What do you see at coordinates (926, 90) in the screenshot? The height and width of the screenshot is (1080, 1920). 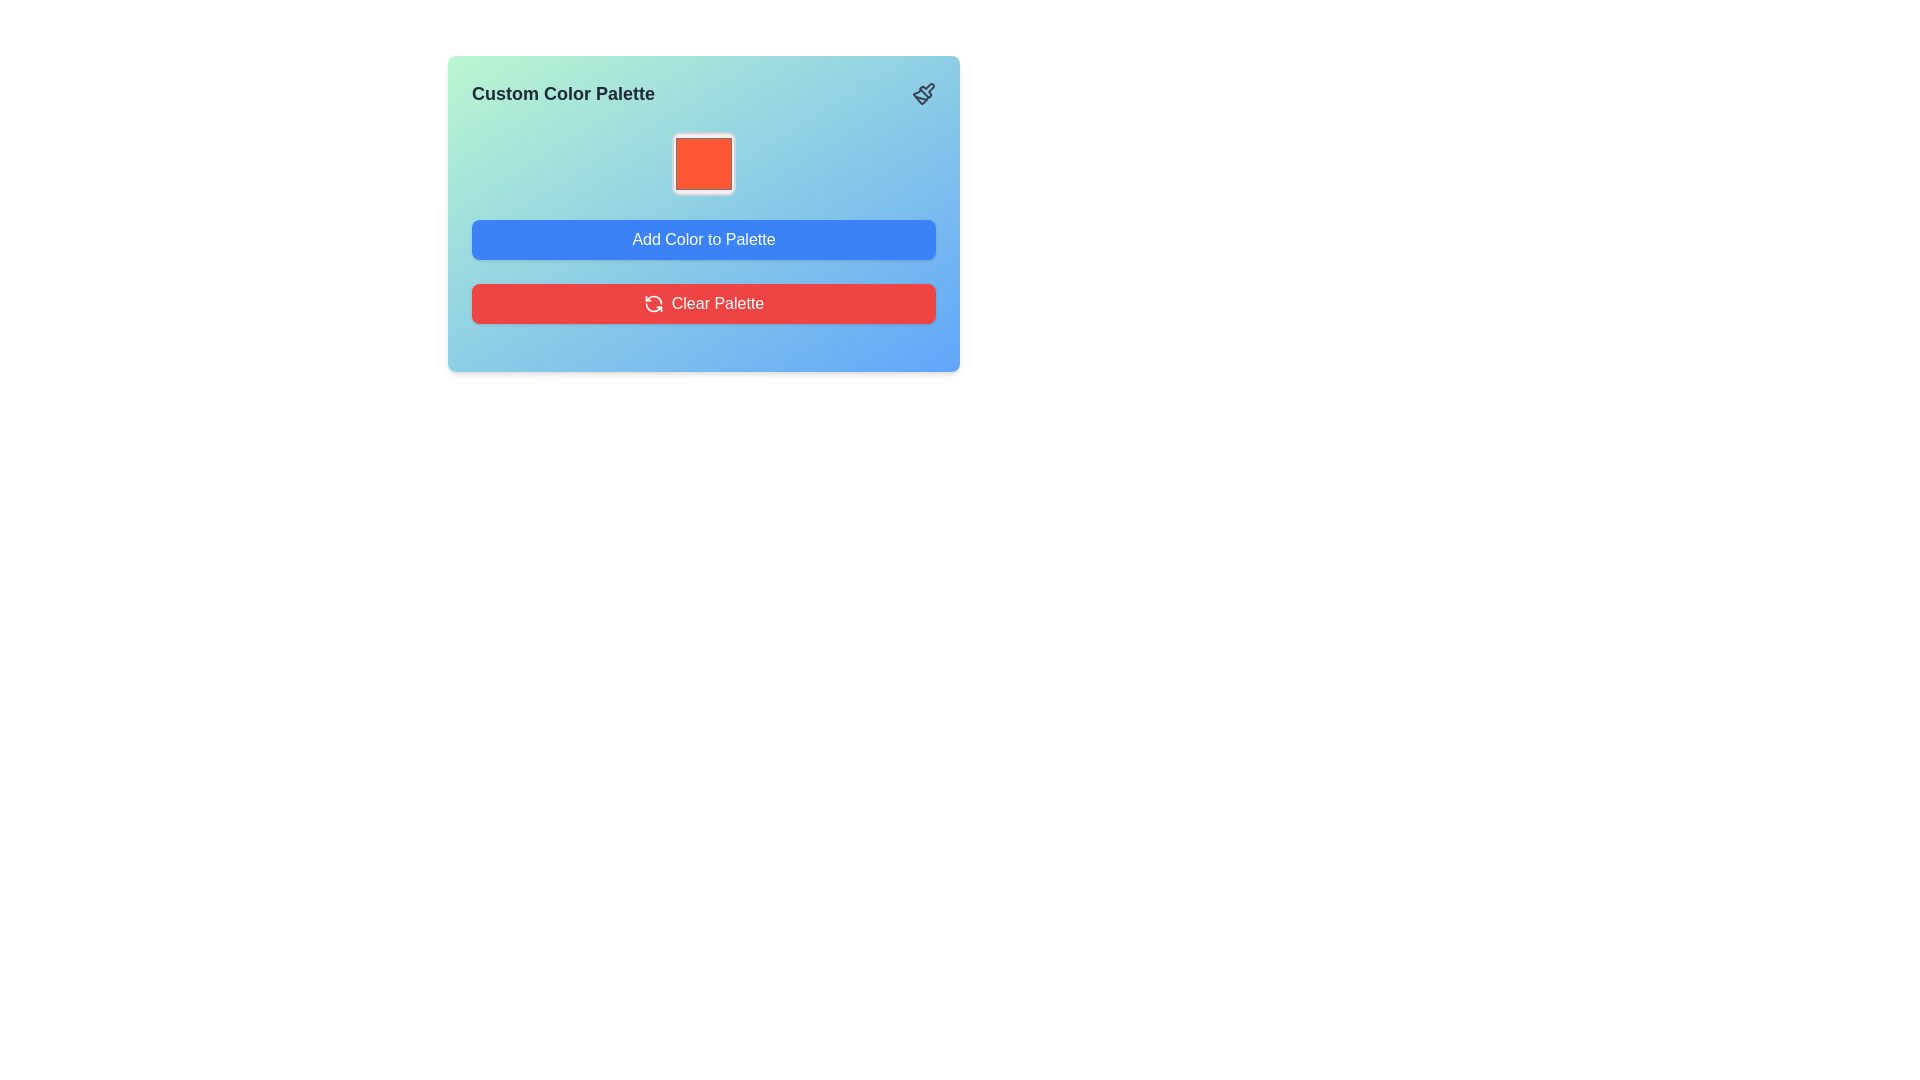 I see `the edit icon located in the top-right corner of the colored card to observe the associated tooltip or functionality` at bounding box center [926, 90].